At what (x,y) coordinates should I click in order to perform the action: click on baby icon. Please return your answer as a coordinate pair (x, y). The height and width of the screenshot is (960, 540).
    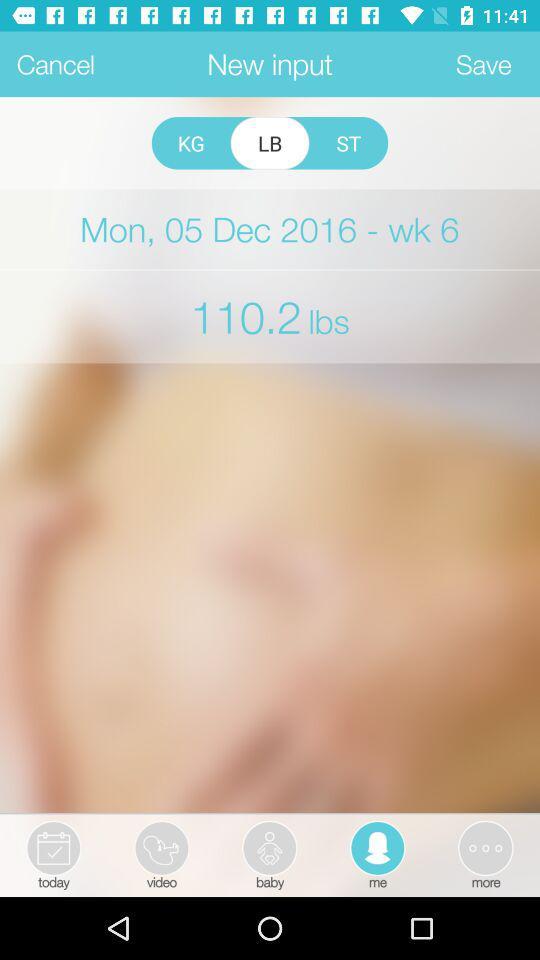
    Looking at the image, I should click on (269, 847).